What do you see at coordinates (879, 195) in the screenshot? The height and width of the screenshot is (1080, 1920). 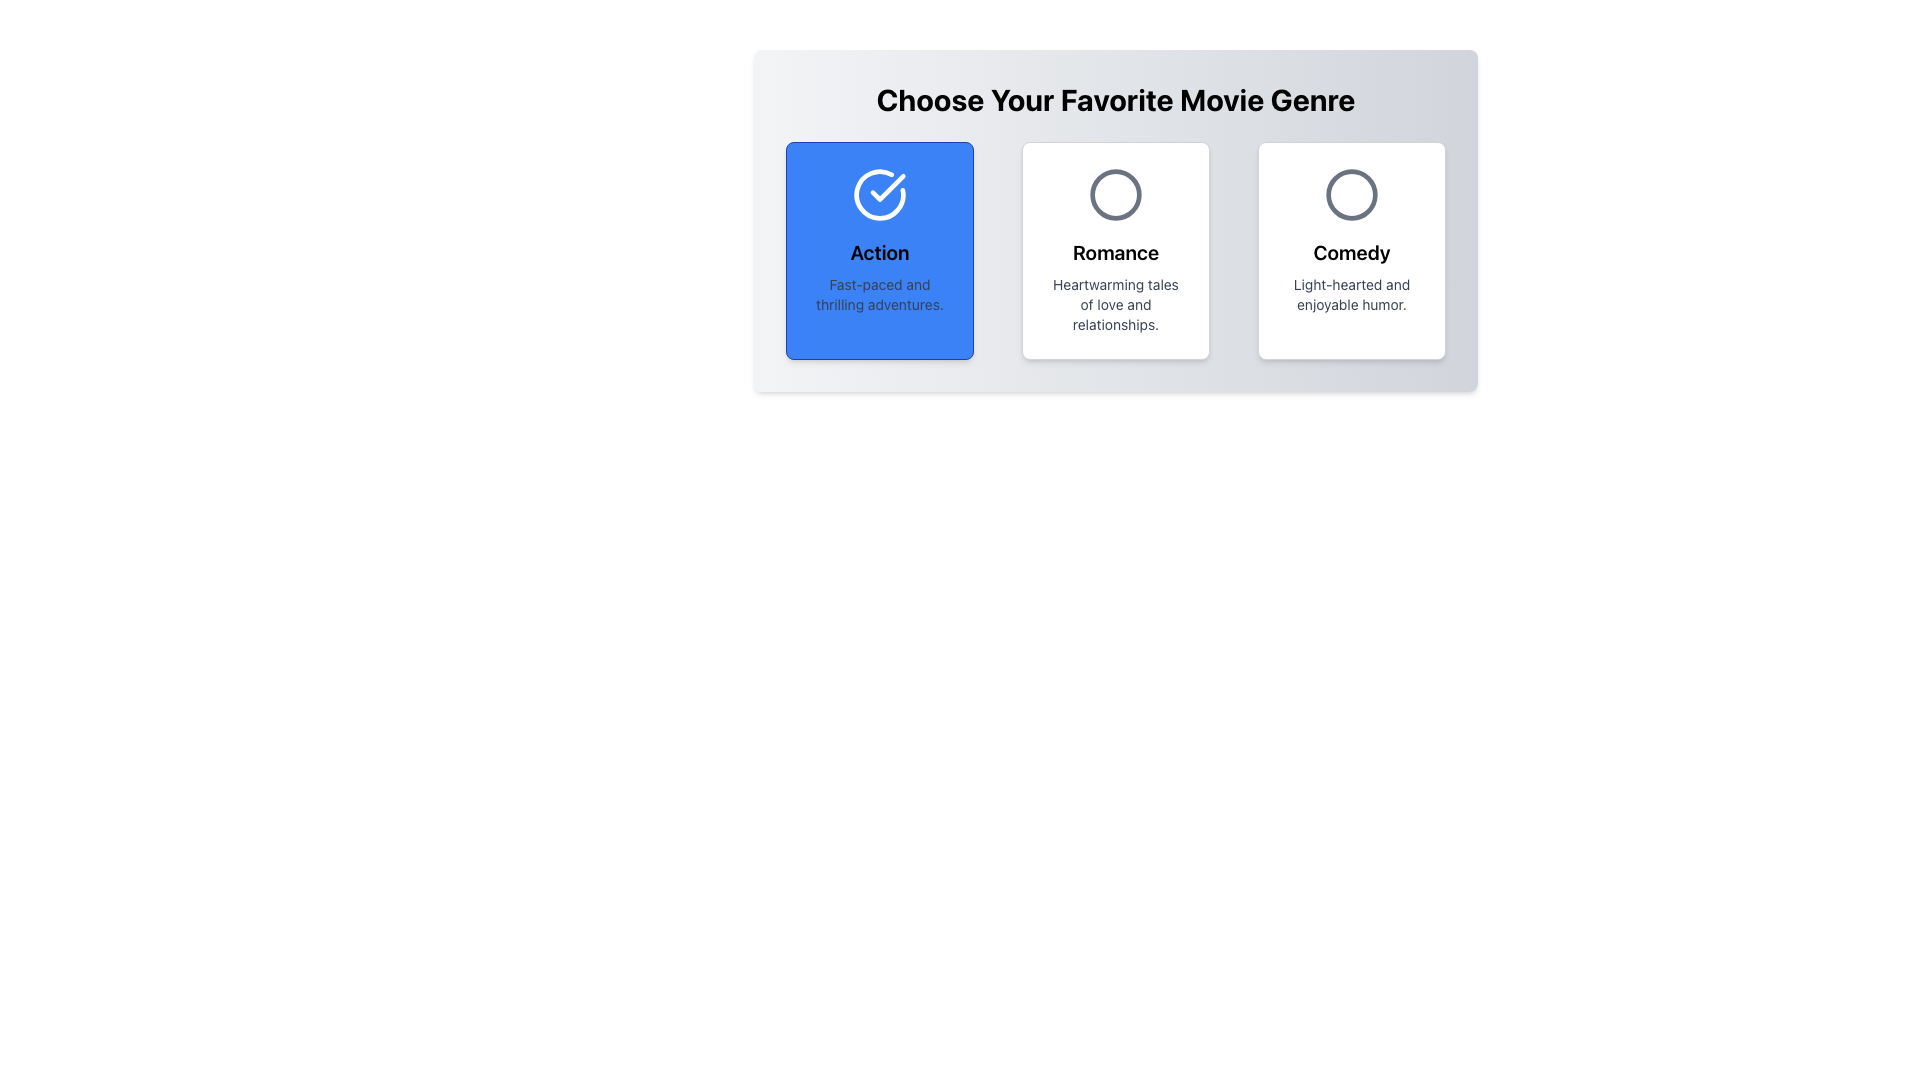 I see `the stylized checkmark icon enclosed within a circle, which is located in the first option box labeled 'Action' in the 'Choose Your Favorite Movie Genre' section` at bounding box center [879, 195].